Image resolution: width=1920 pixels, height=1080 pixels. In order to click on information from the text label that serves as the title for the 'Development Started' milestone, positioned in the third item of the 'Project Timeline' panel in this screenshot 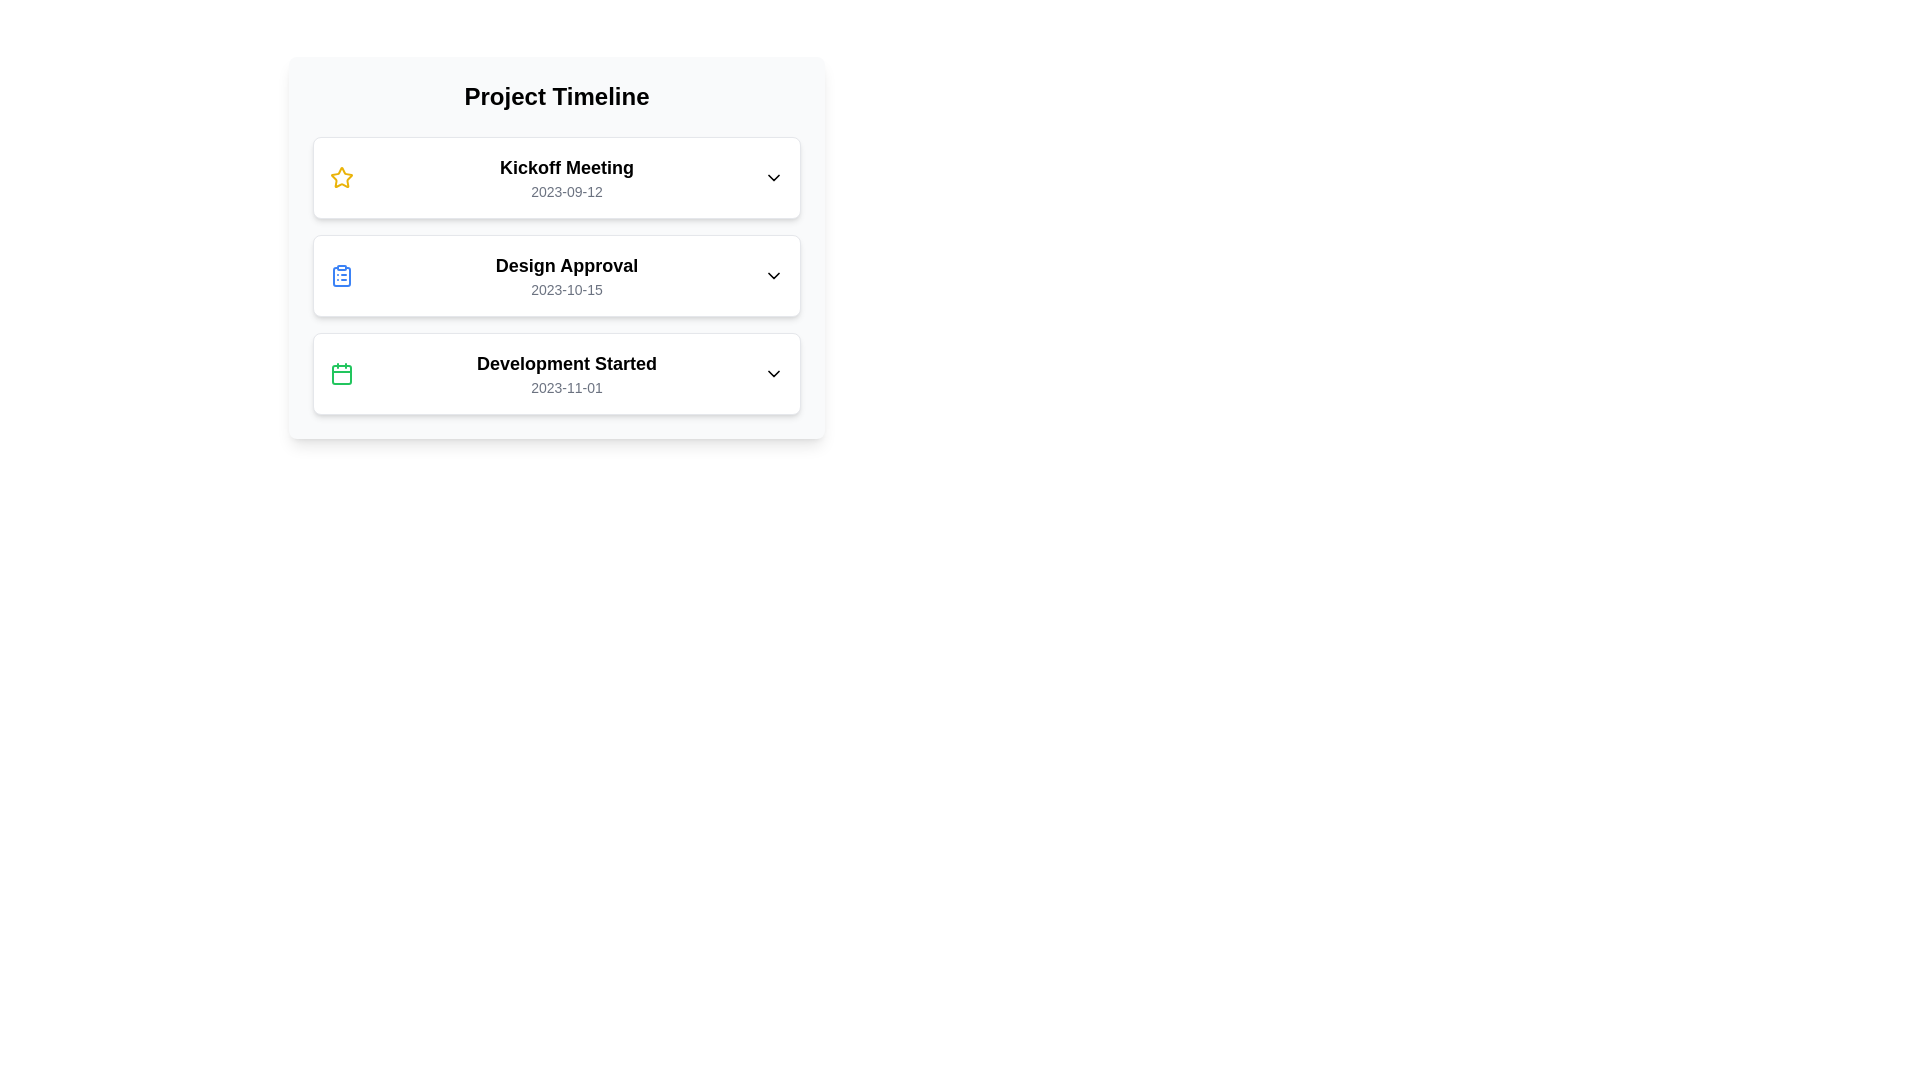, I will do `click(565, 363)`.